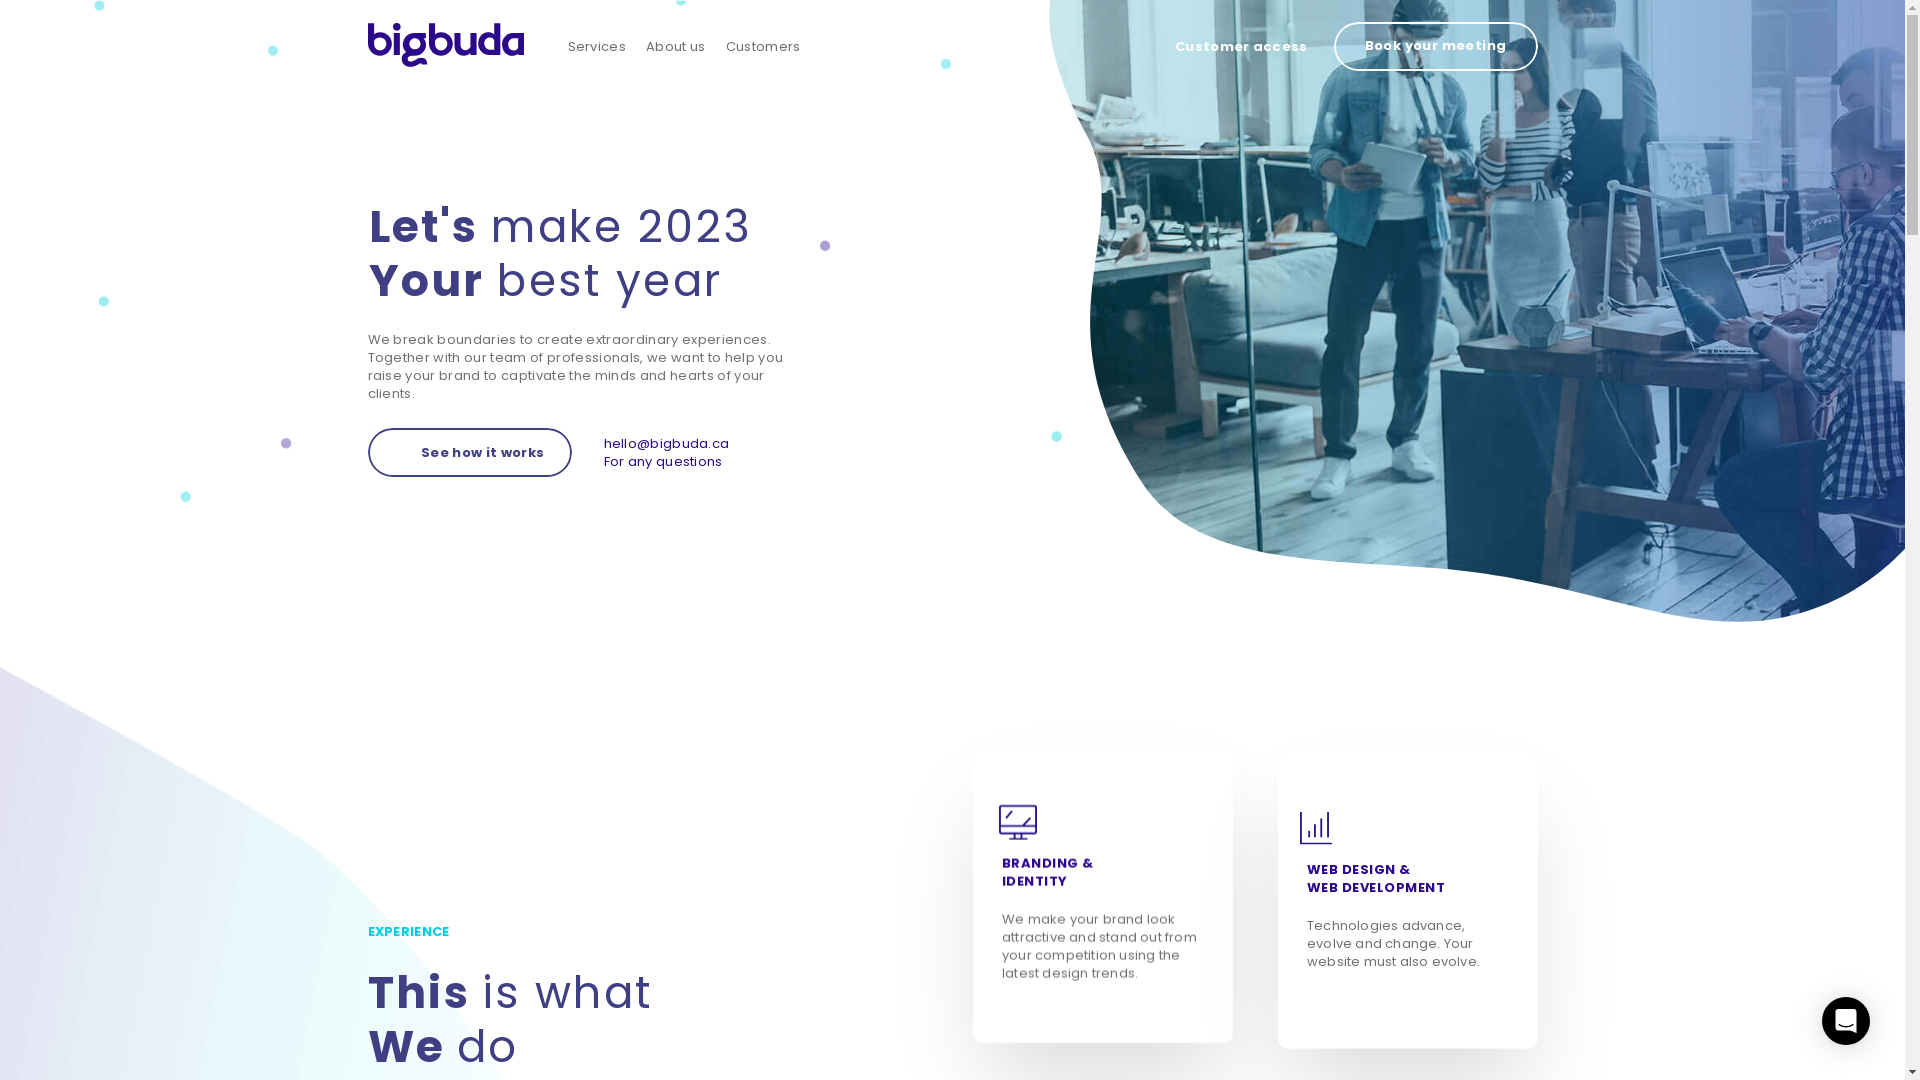 This screenshot has width=1920, height=1080. Describe the element at coordinates (1239, 46) in the screenshot. I see `'Customer access'` at that location.